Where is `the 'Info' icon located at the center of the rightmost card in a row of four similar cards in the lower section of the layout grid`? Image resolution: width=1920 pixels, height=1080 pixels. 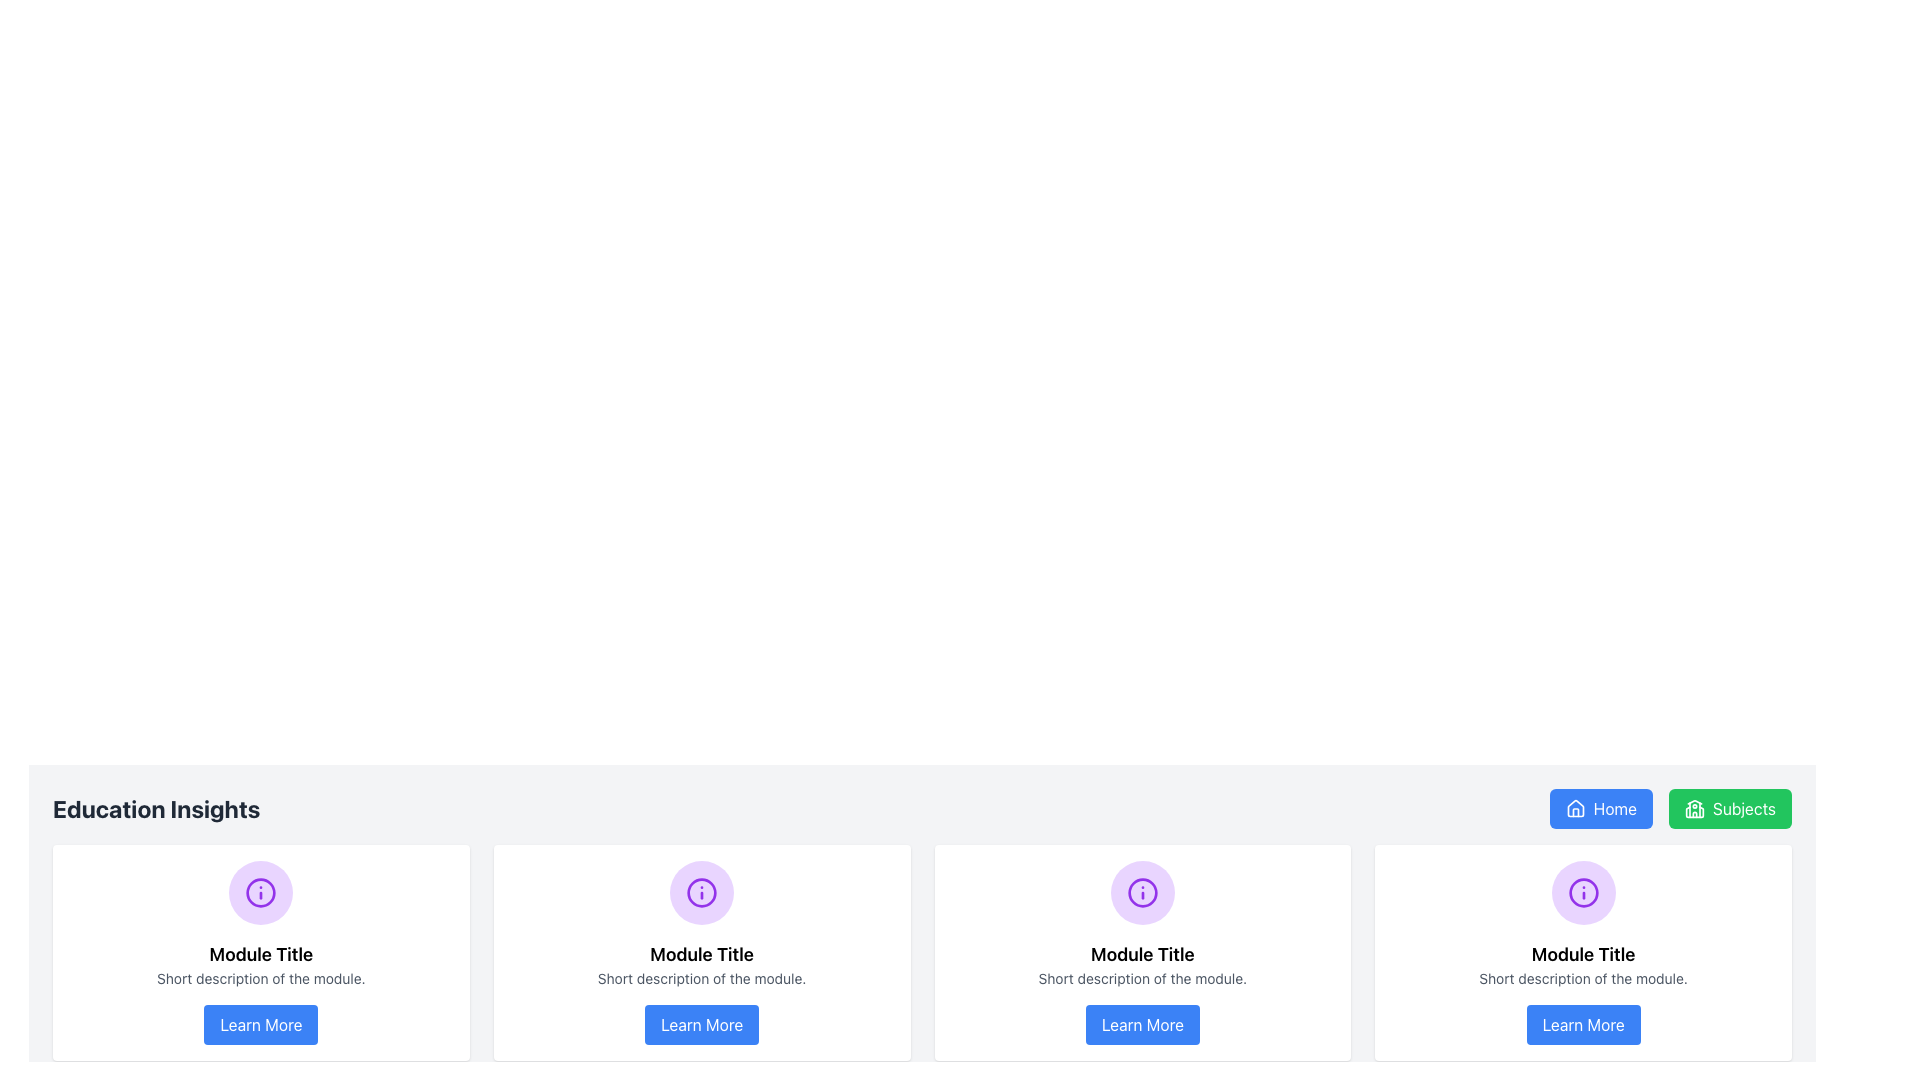 the 'Info' icon located at the center of the rightmost card in a row of four similar cards in the lower section of the layout grid is located at coordinates (1142, 892).